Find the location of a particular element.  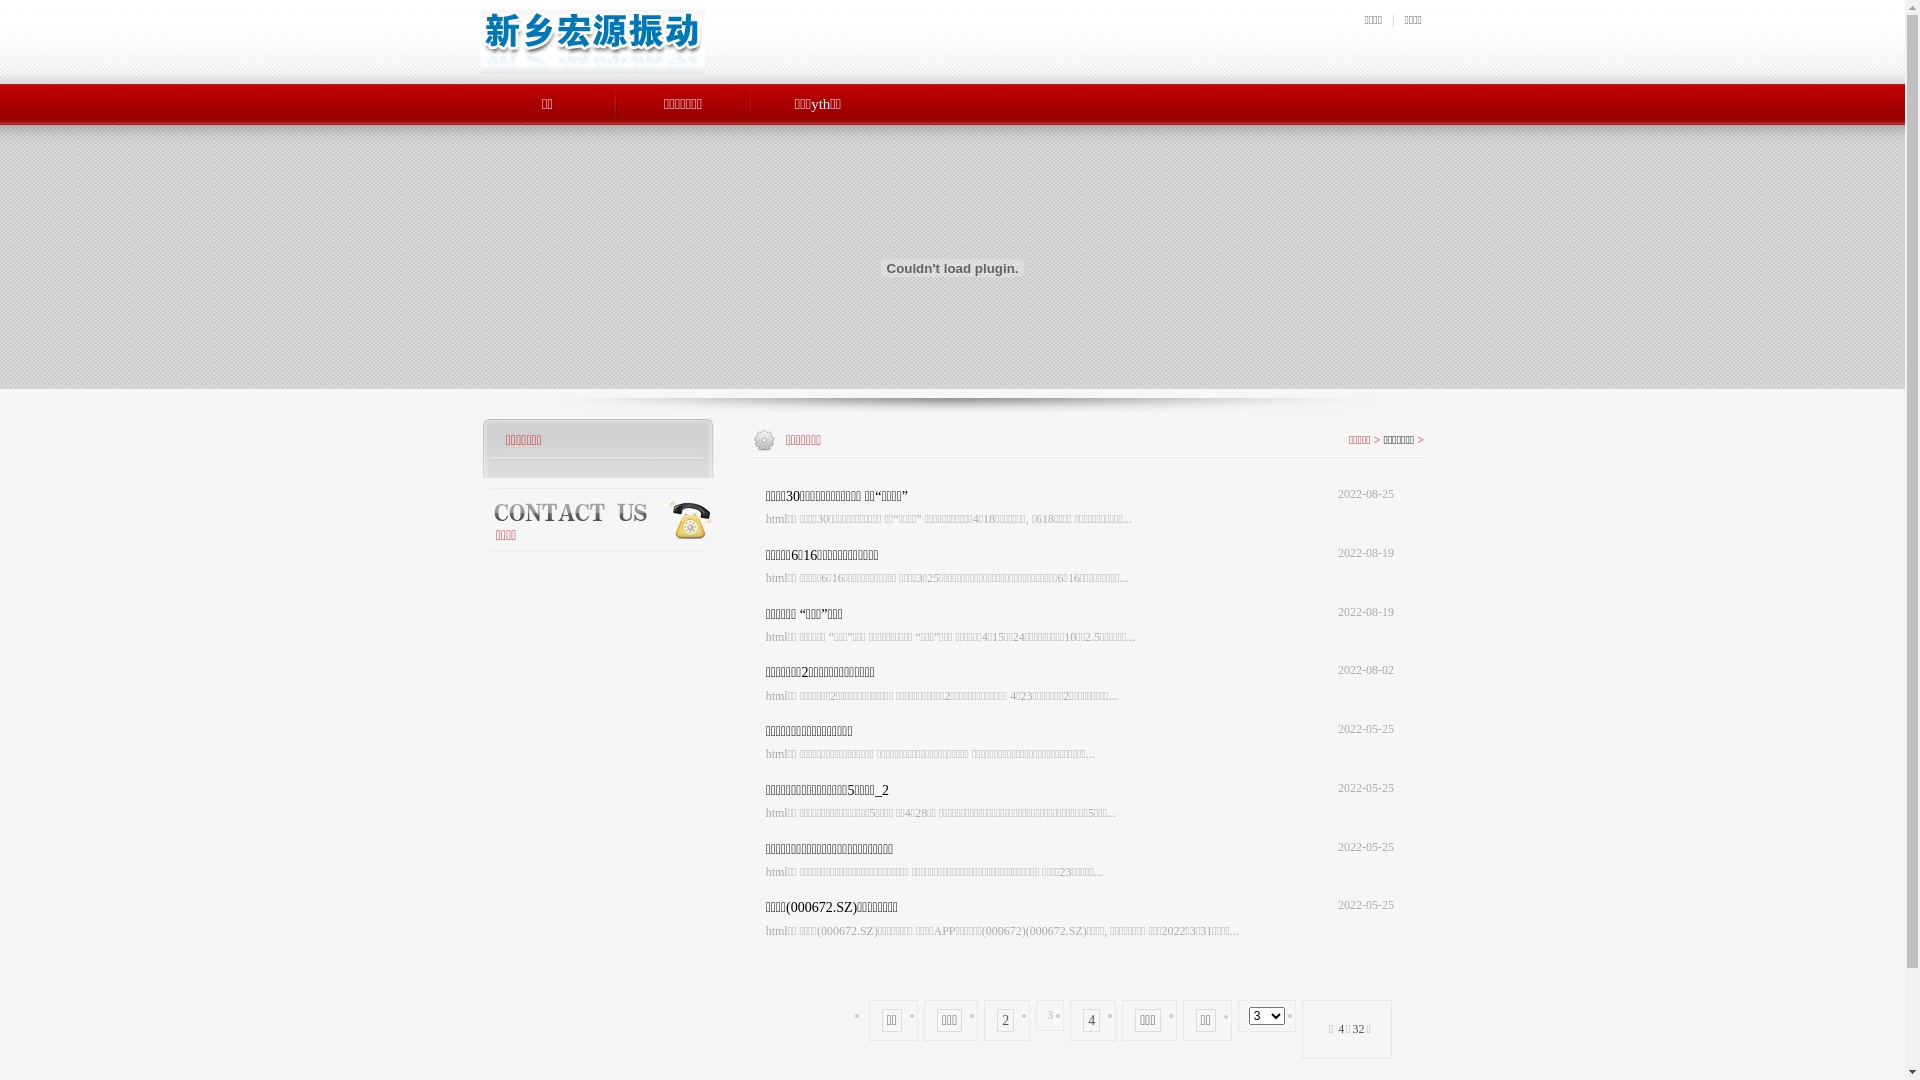

'4' is located at coordinates (1090, 1020).